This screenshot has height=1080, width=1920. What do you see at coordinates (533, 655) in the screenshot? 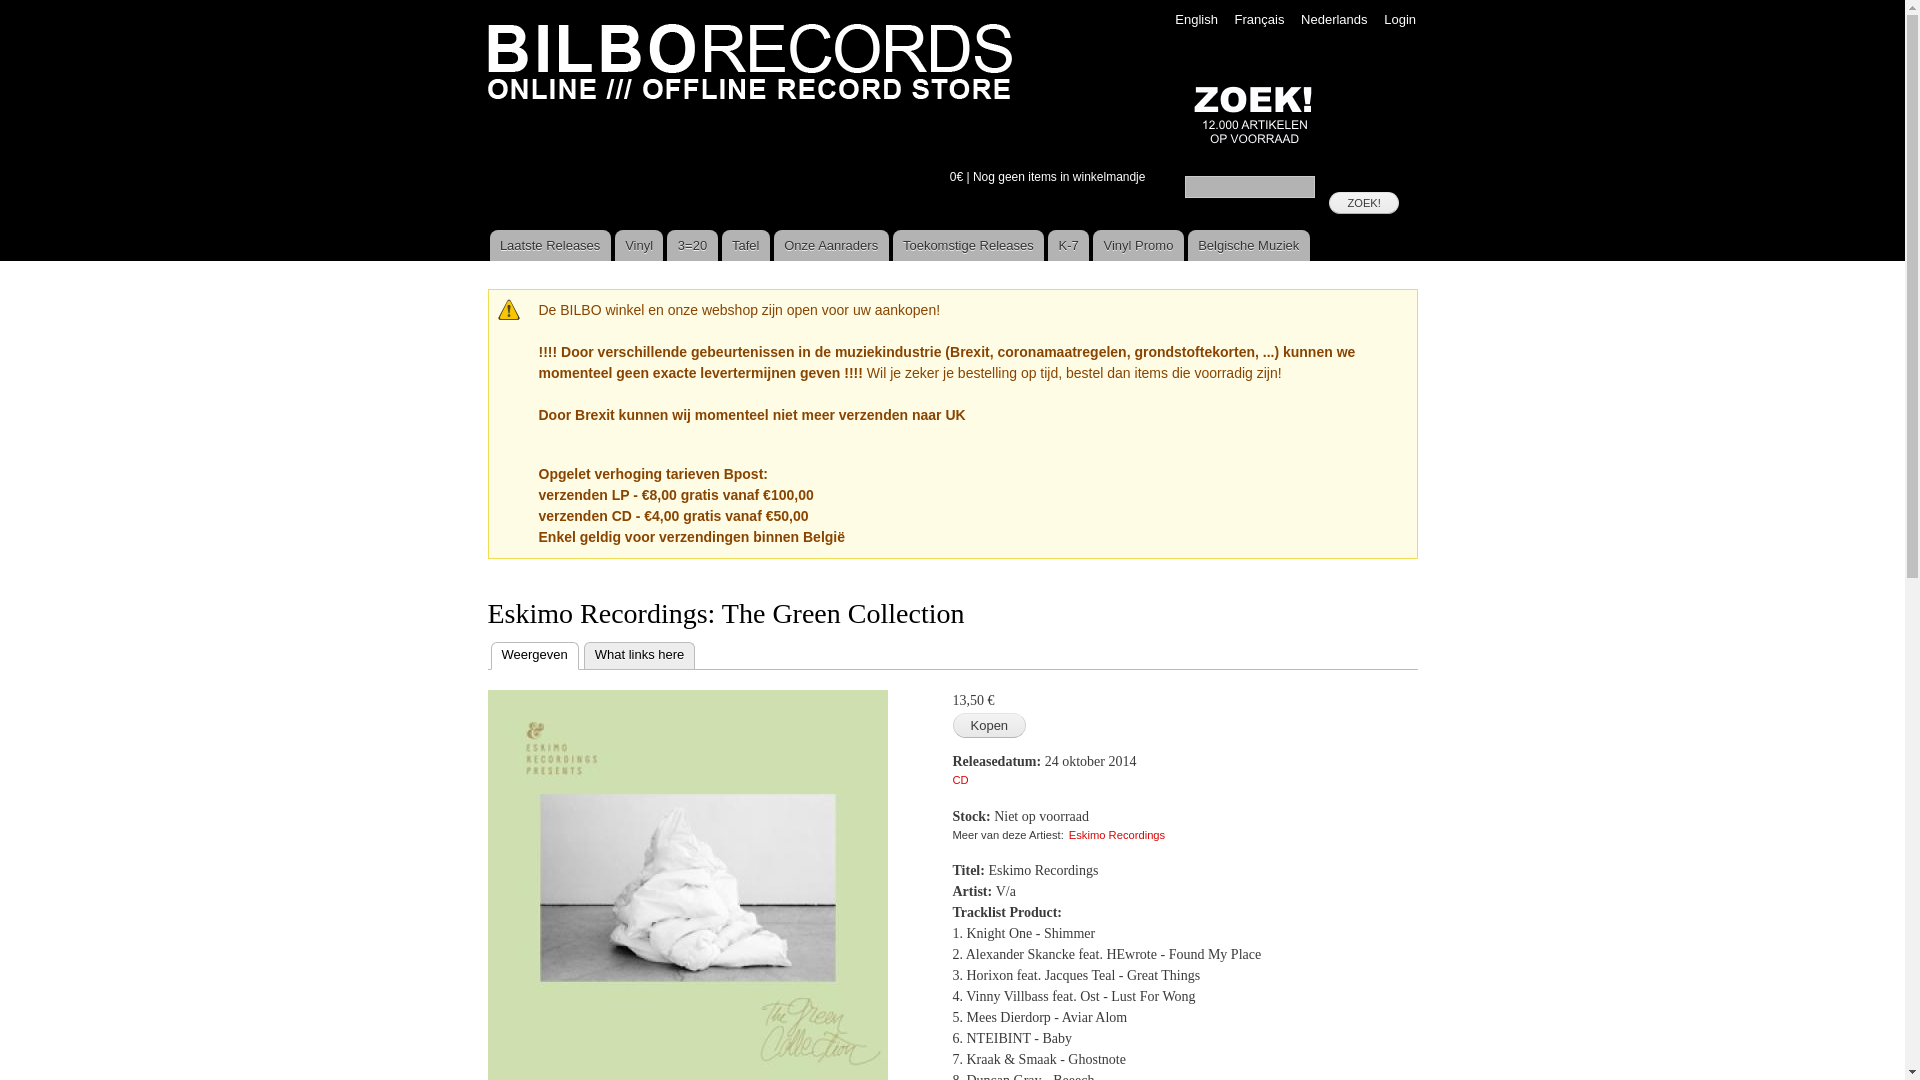
I see `'Weergeven` at bounding box center [533, 655].